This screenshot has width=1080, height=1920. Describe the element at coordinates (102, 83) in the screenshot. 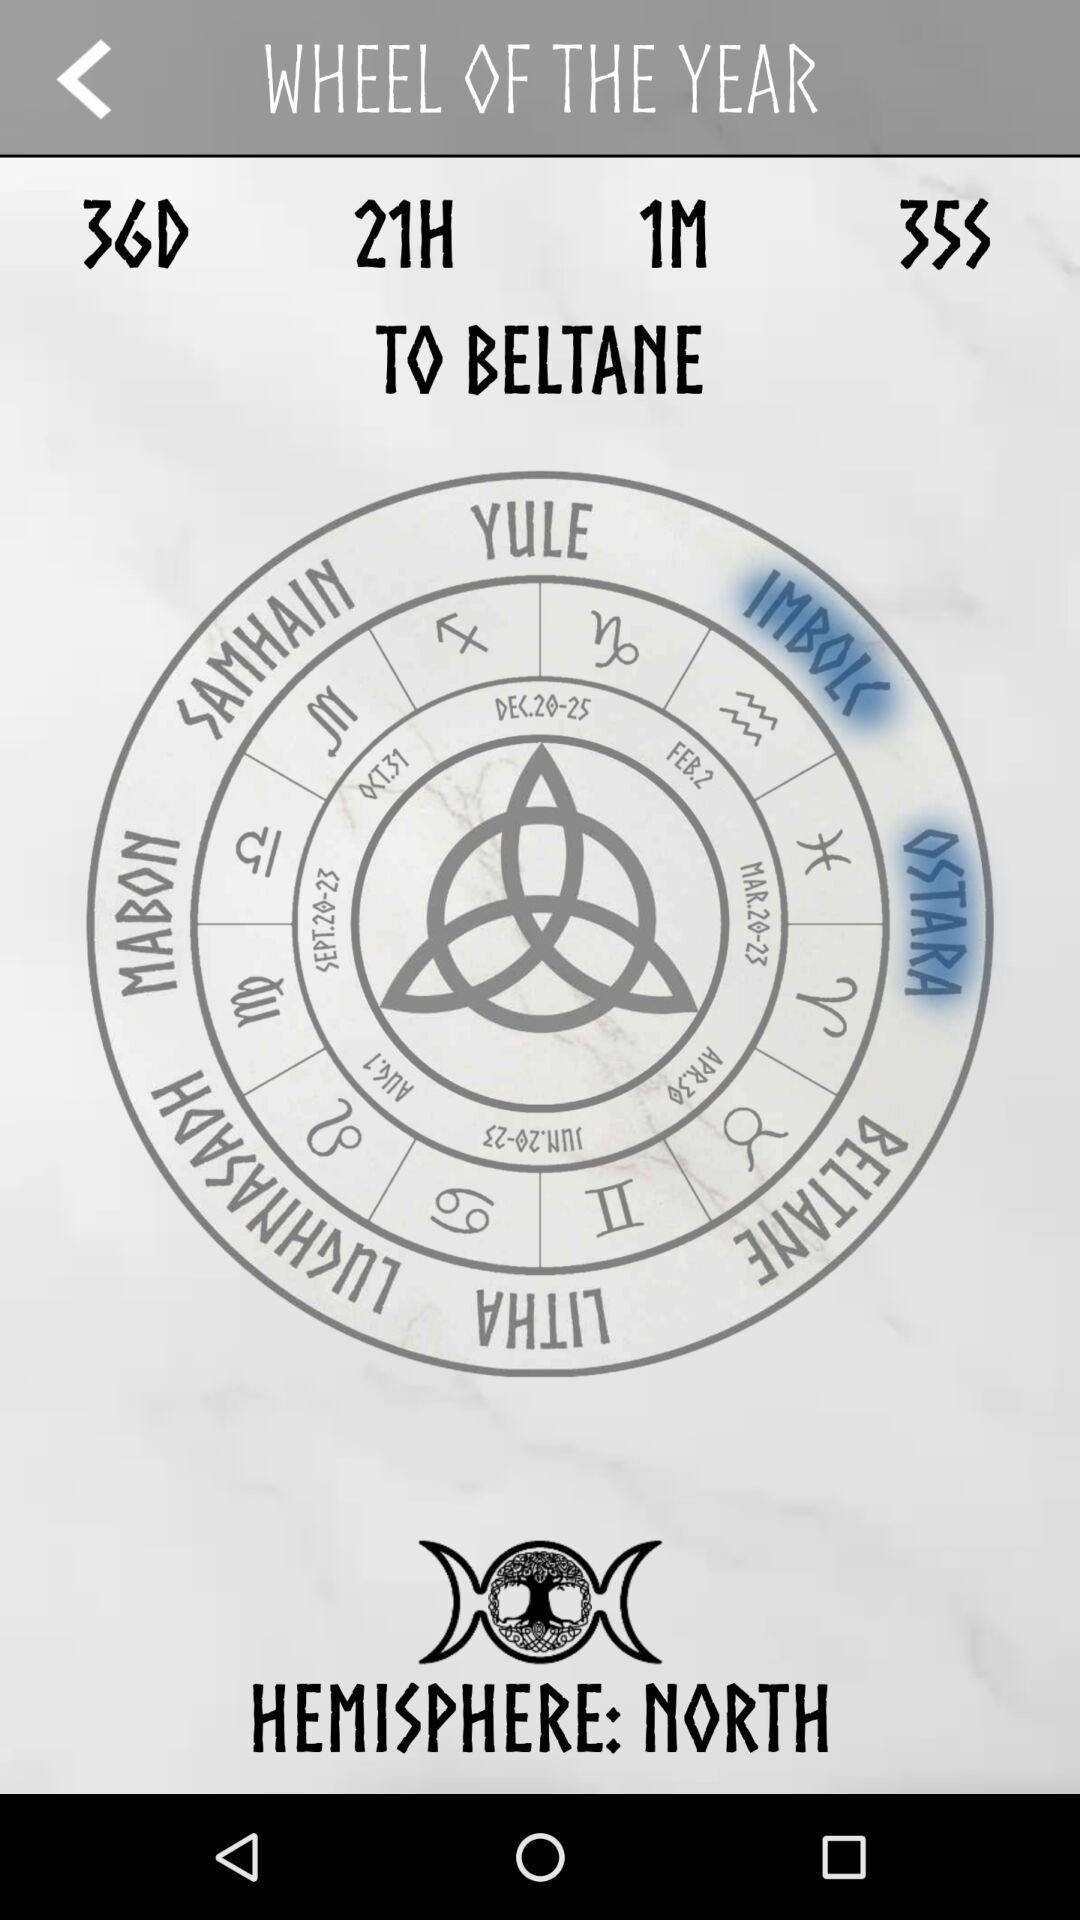

I see `the arrow_backward icon` at that location.